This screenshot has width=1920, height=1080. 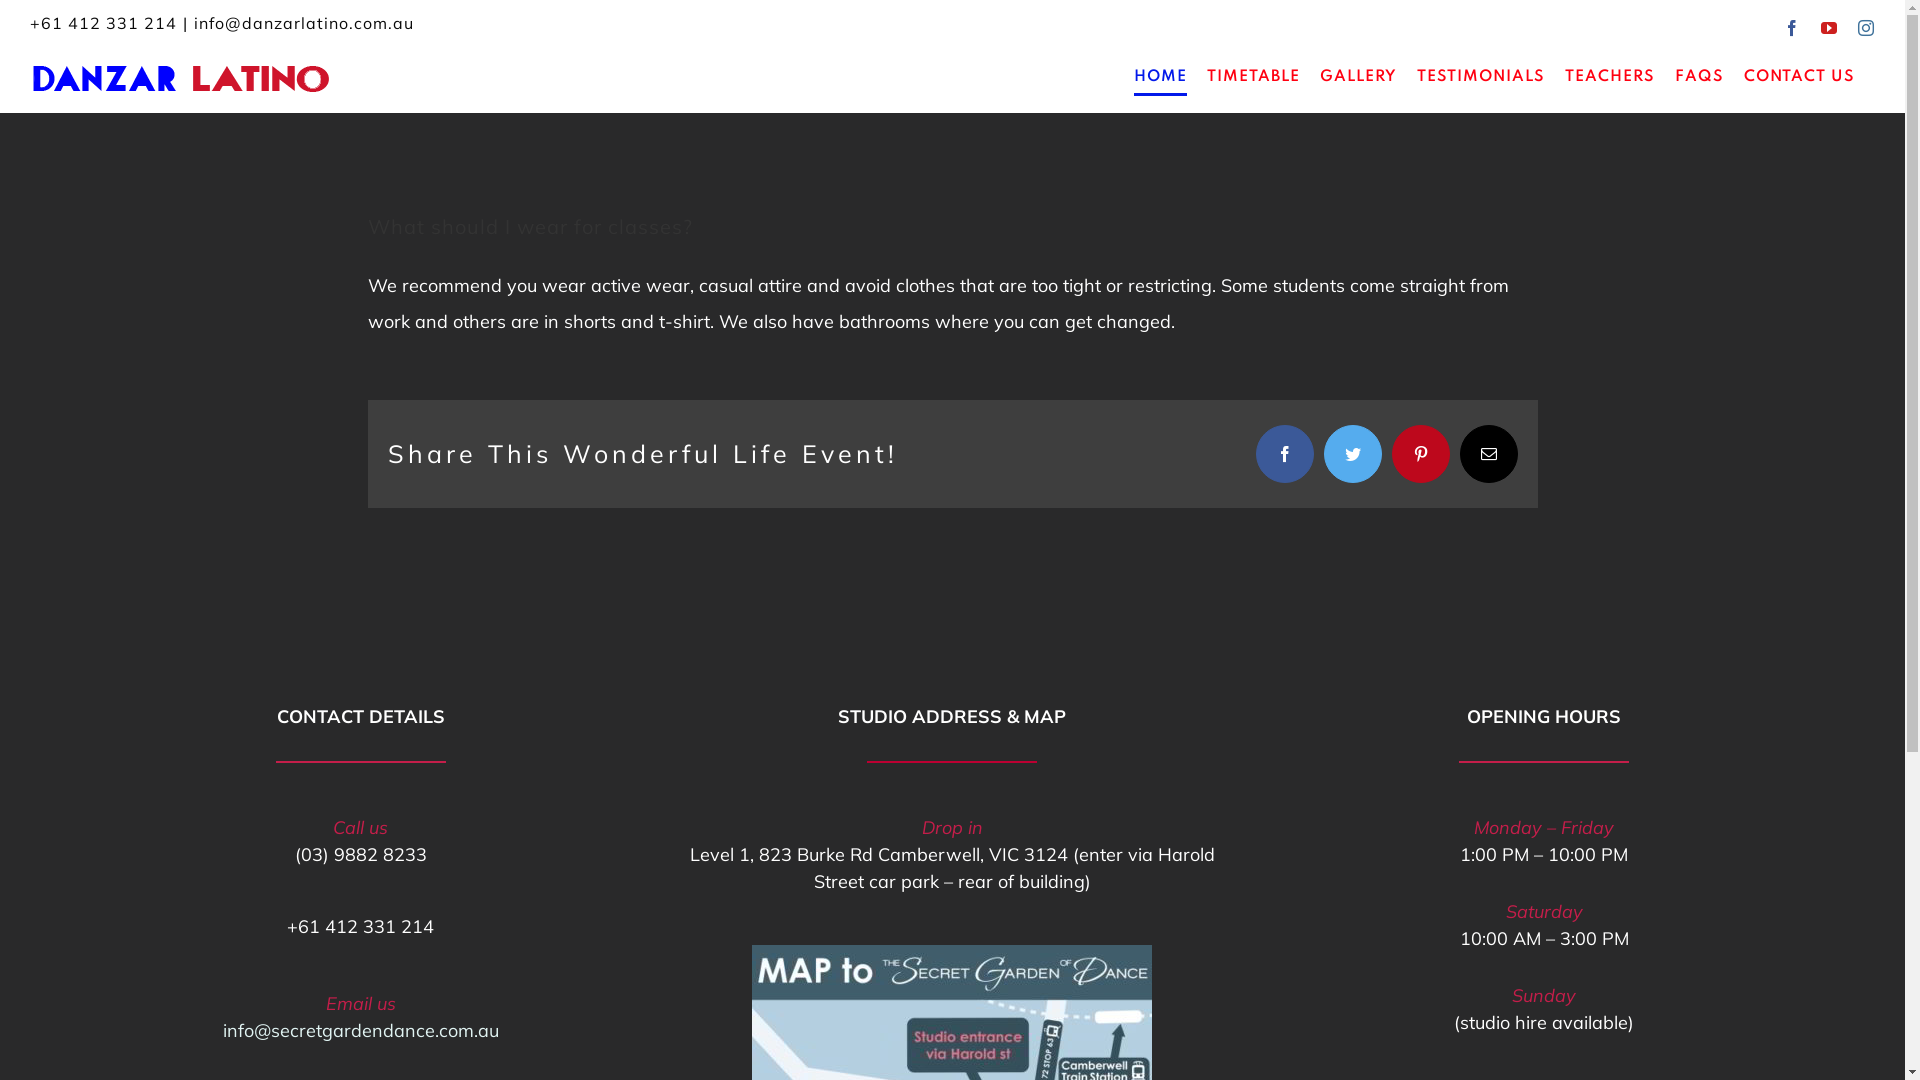 What do you see at coordinates (1160, 76) in the screenshot?
I see `'HOME'` at bounding box center [1160, 76].